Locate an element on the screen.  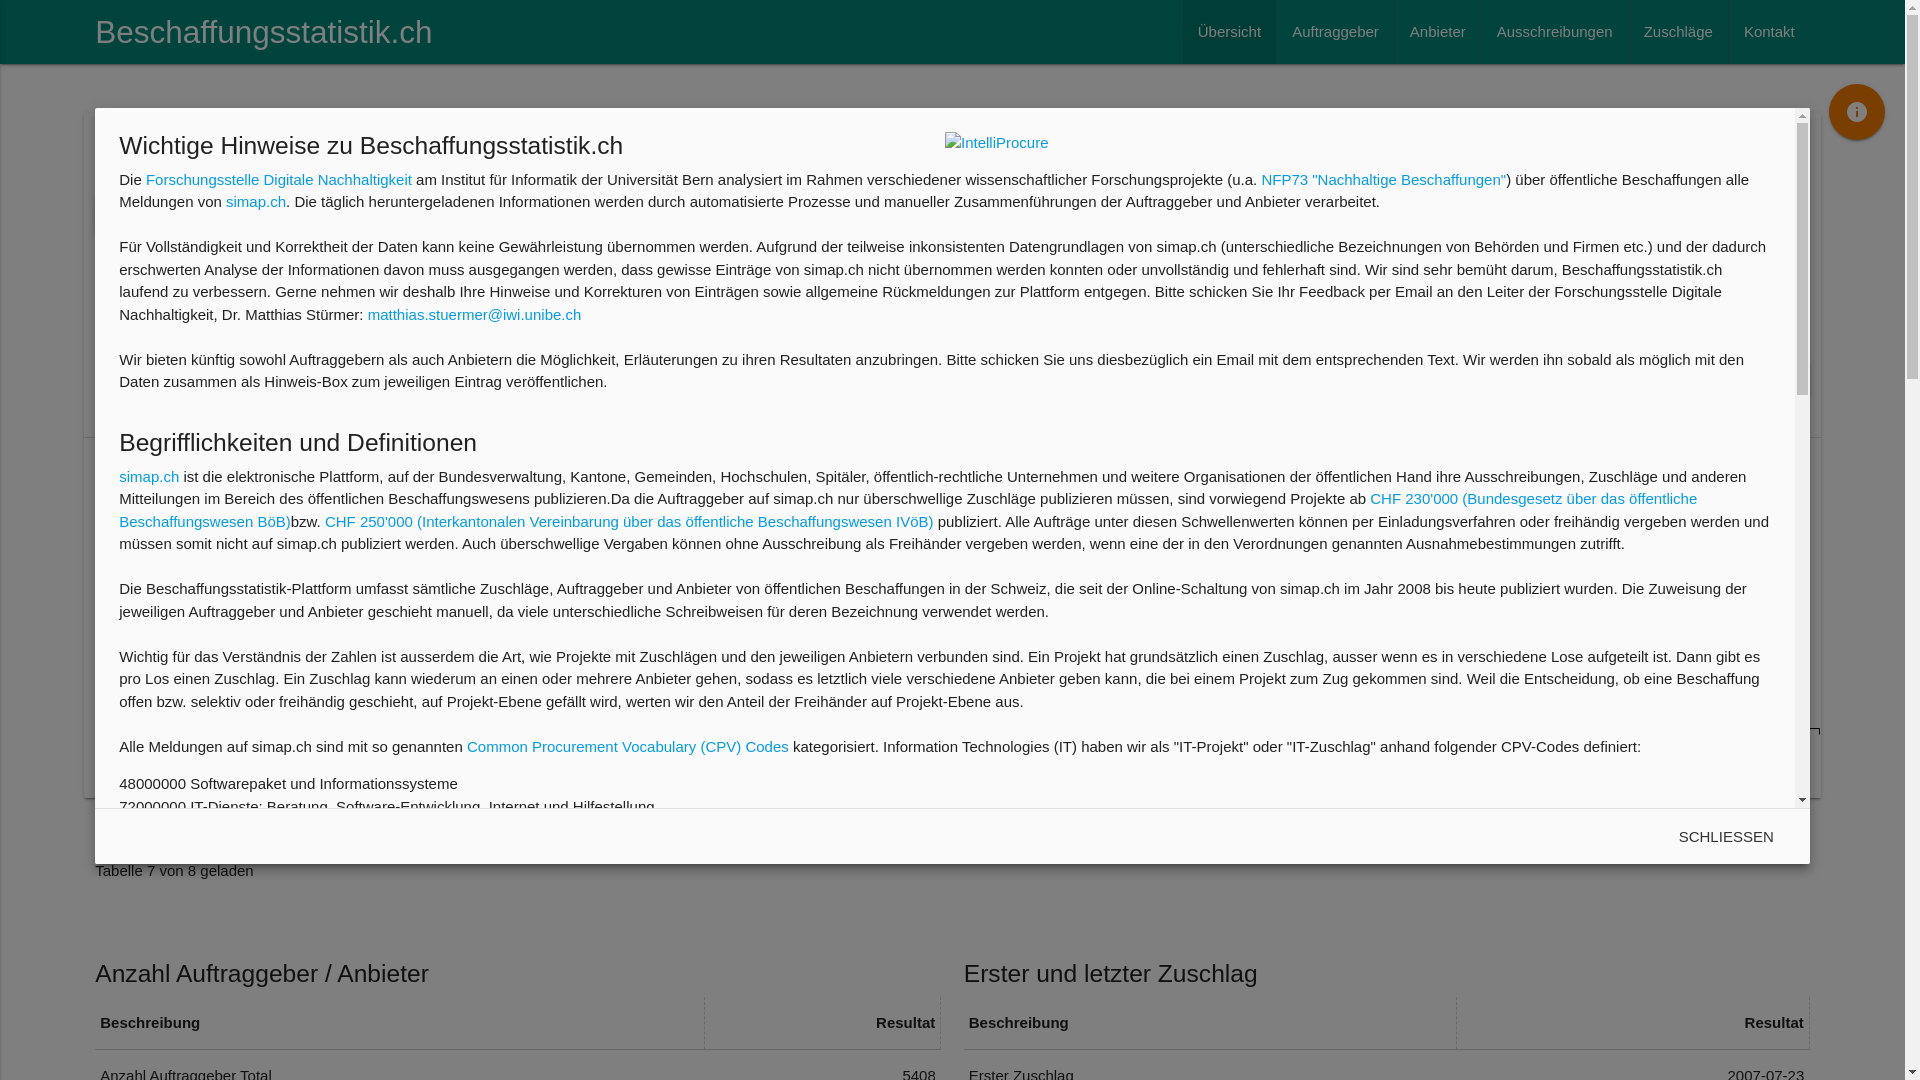
'Forschungsstelle Digitale Nachhaltigkeit' is located at coordinates (144, 178).